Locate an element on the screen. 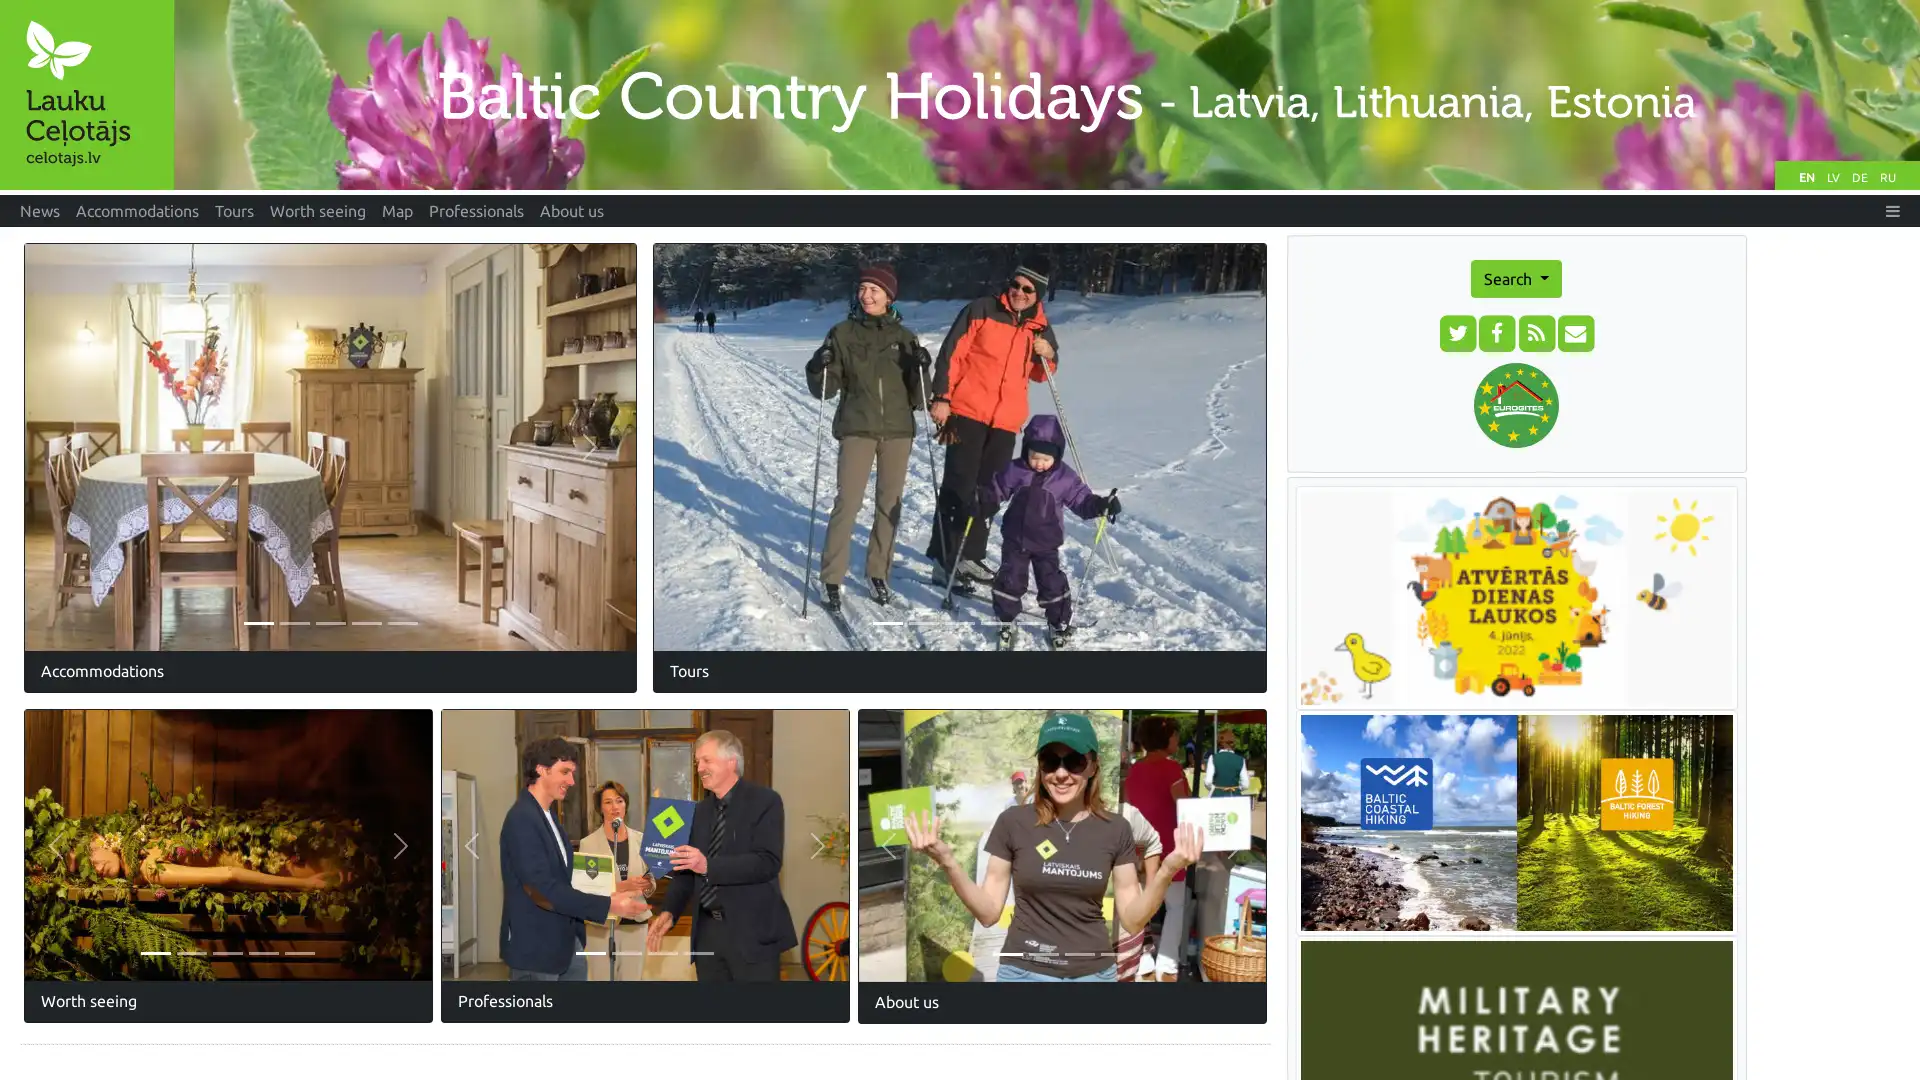 The height and width of the screenshot is (1080, 1920). Next is located at coordinates (589, 446).